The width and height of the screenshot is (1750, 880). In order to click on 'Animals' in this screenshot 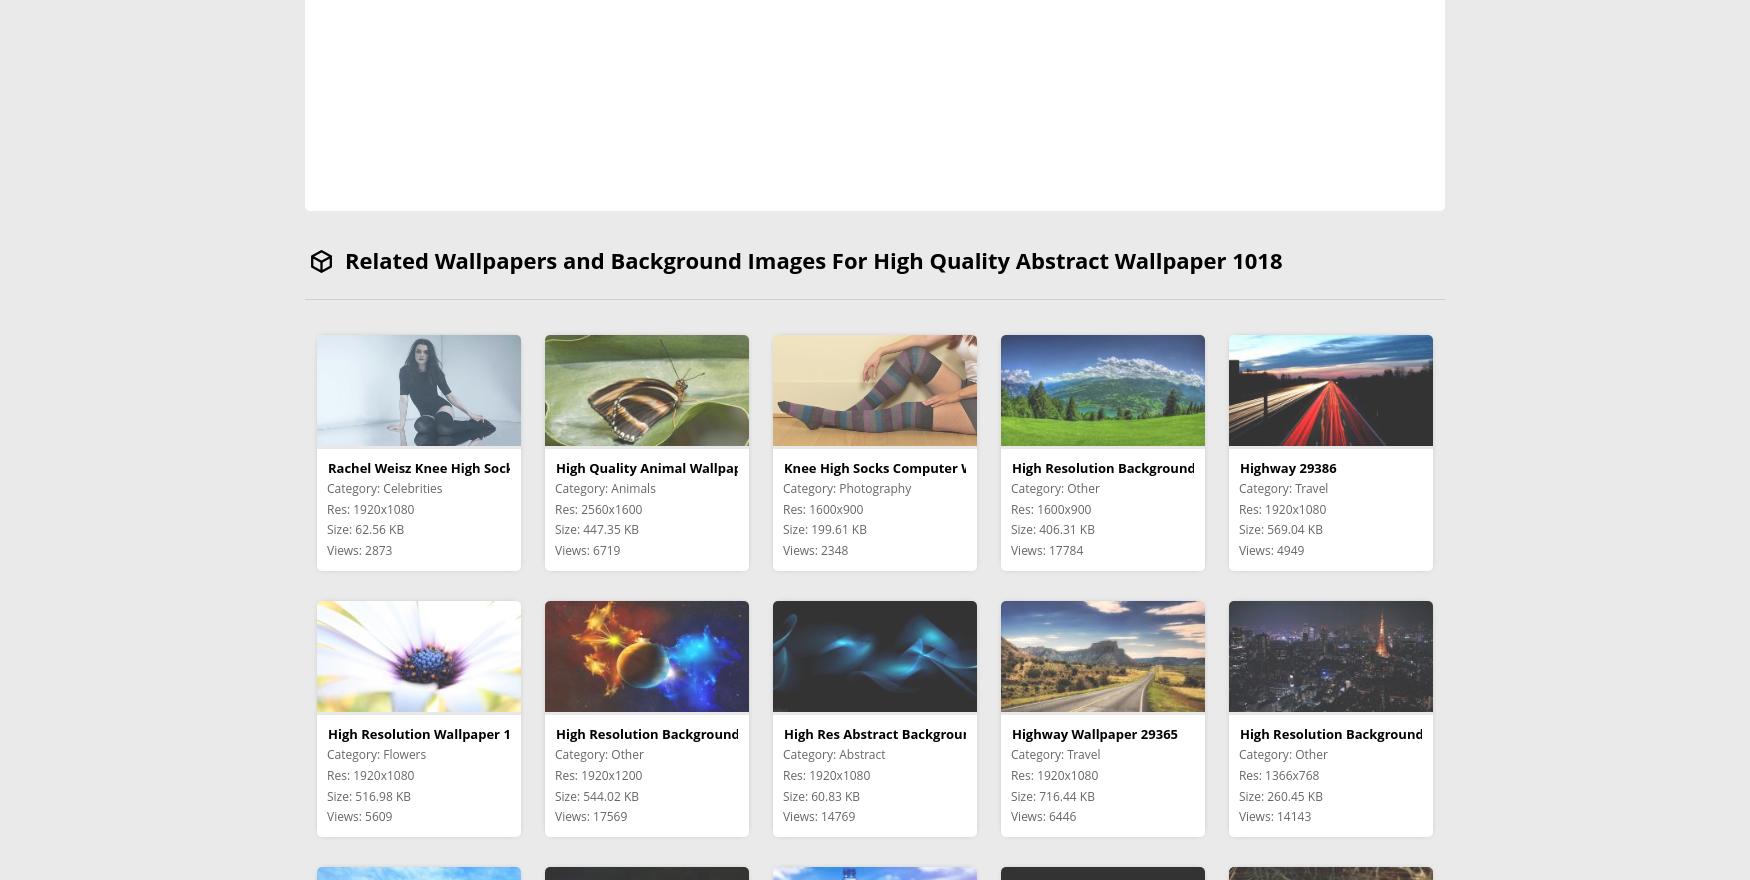, I will do `click(630, 487)`.